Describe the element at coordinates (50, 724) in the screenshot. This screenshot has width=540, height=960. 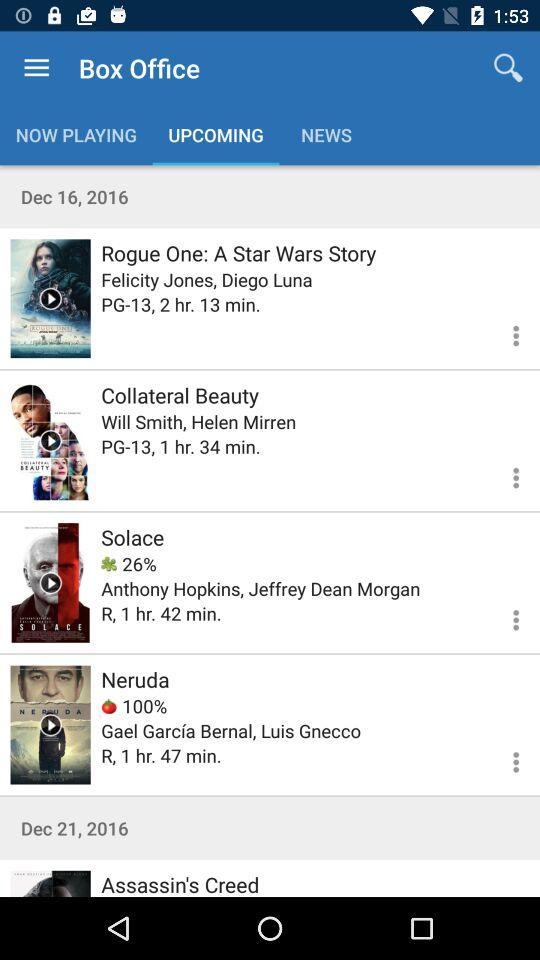
I see `film preview` at that location.